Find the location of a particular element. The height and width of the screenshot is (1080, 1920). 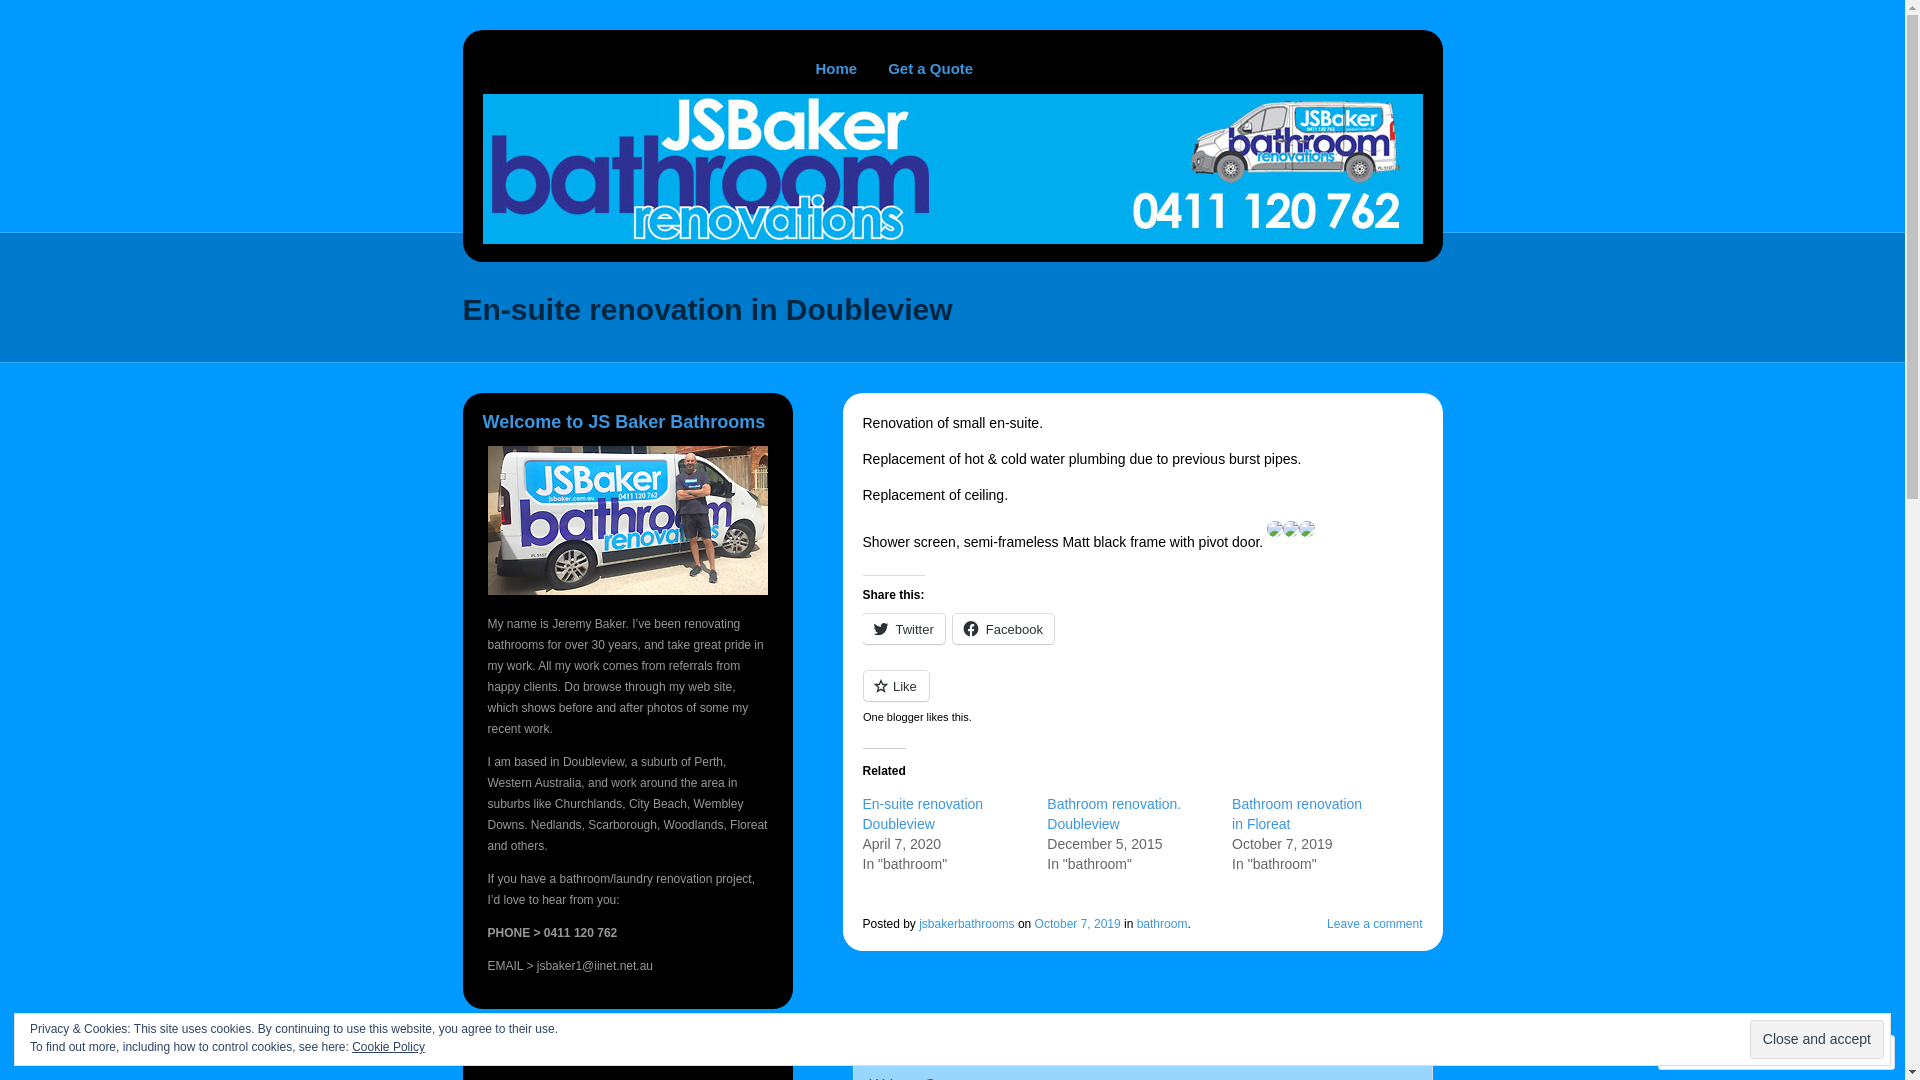

'jsbakerbathrooms' is located at coordinates (966, 924).